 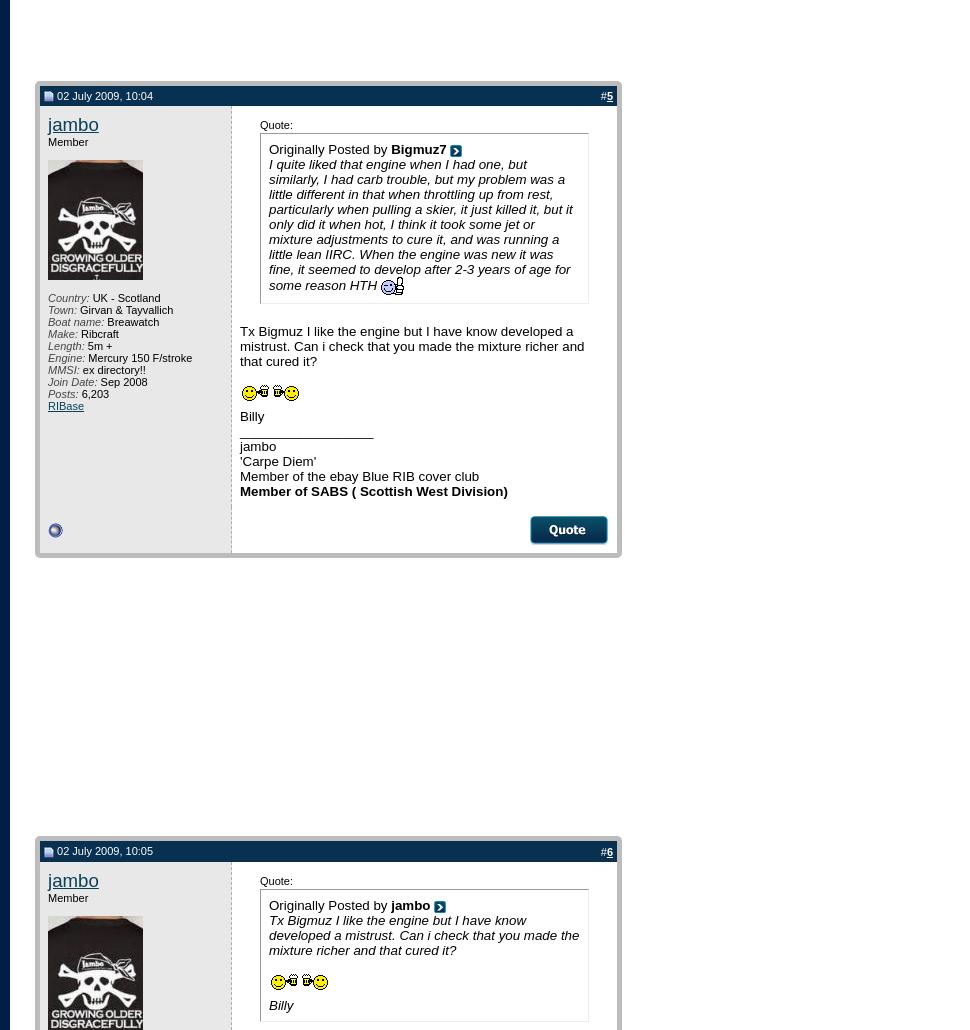 I want to click on 'Breawatch', so click(x=131, y=320).